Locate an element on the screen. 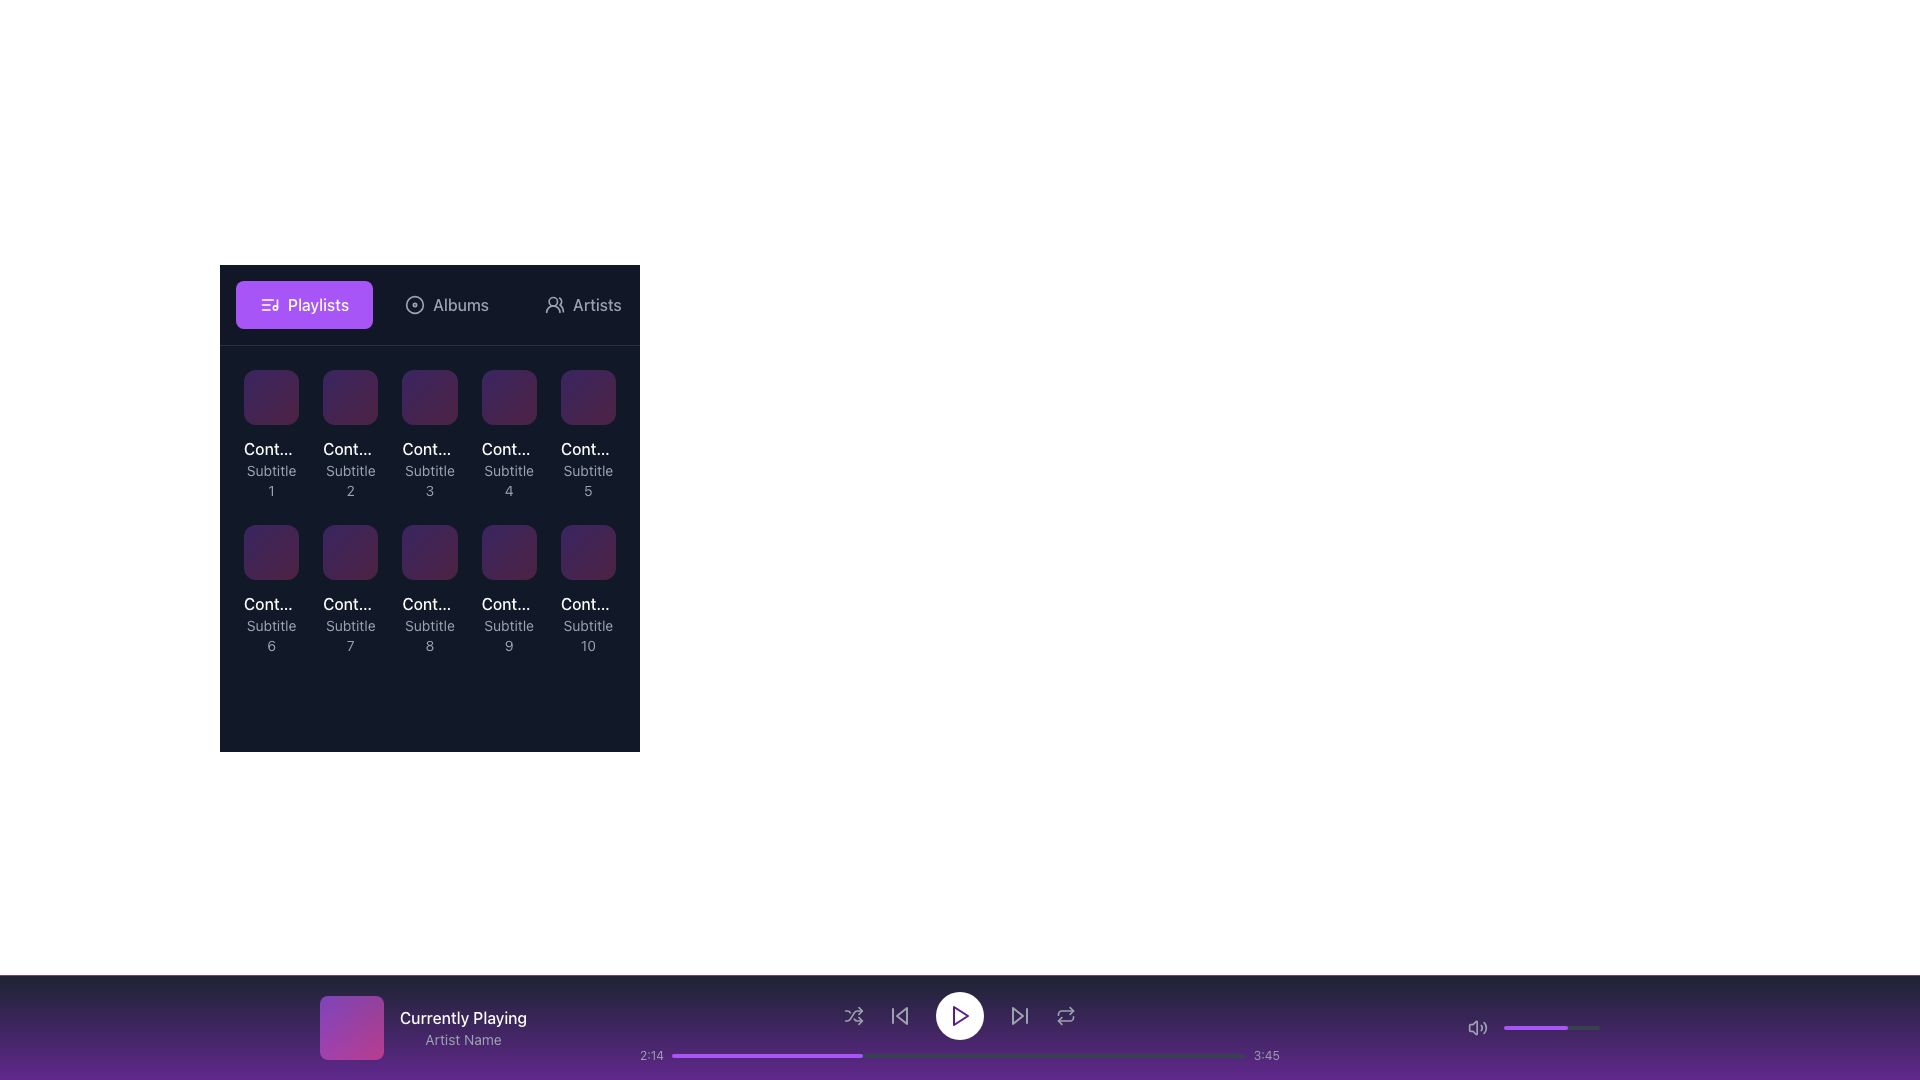  the 'skip forward' button located in the far-right section of the horizontal navigation bar at the bottom of the application to skip forward is located at coordinates (1019, 1015).